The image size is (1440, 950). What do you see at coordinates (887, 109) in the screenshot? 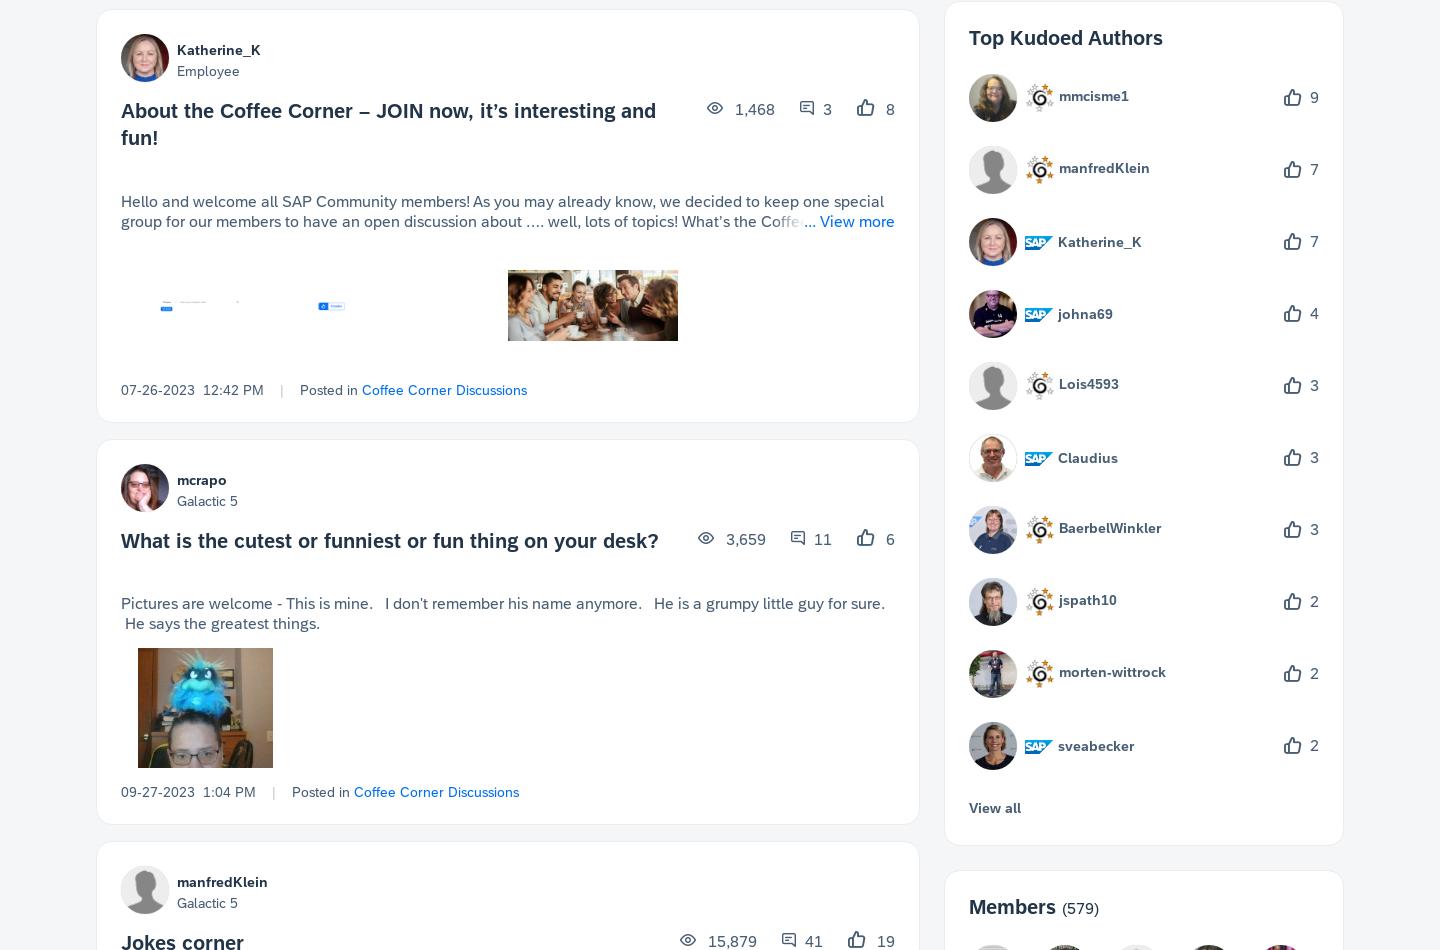
I see `'8'` at bounding box center [887, 109].